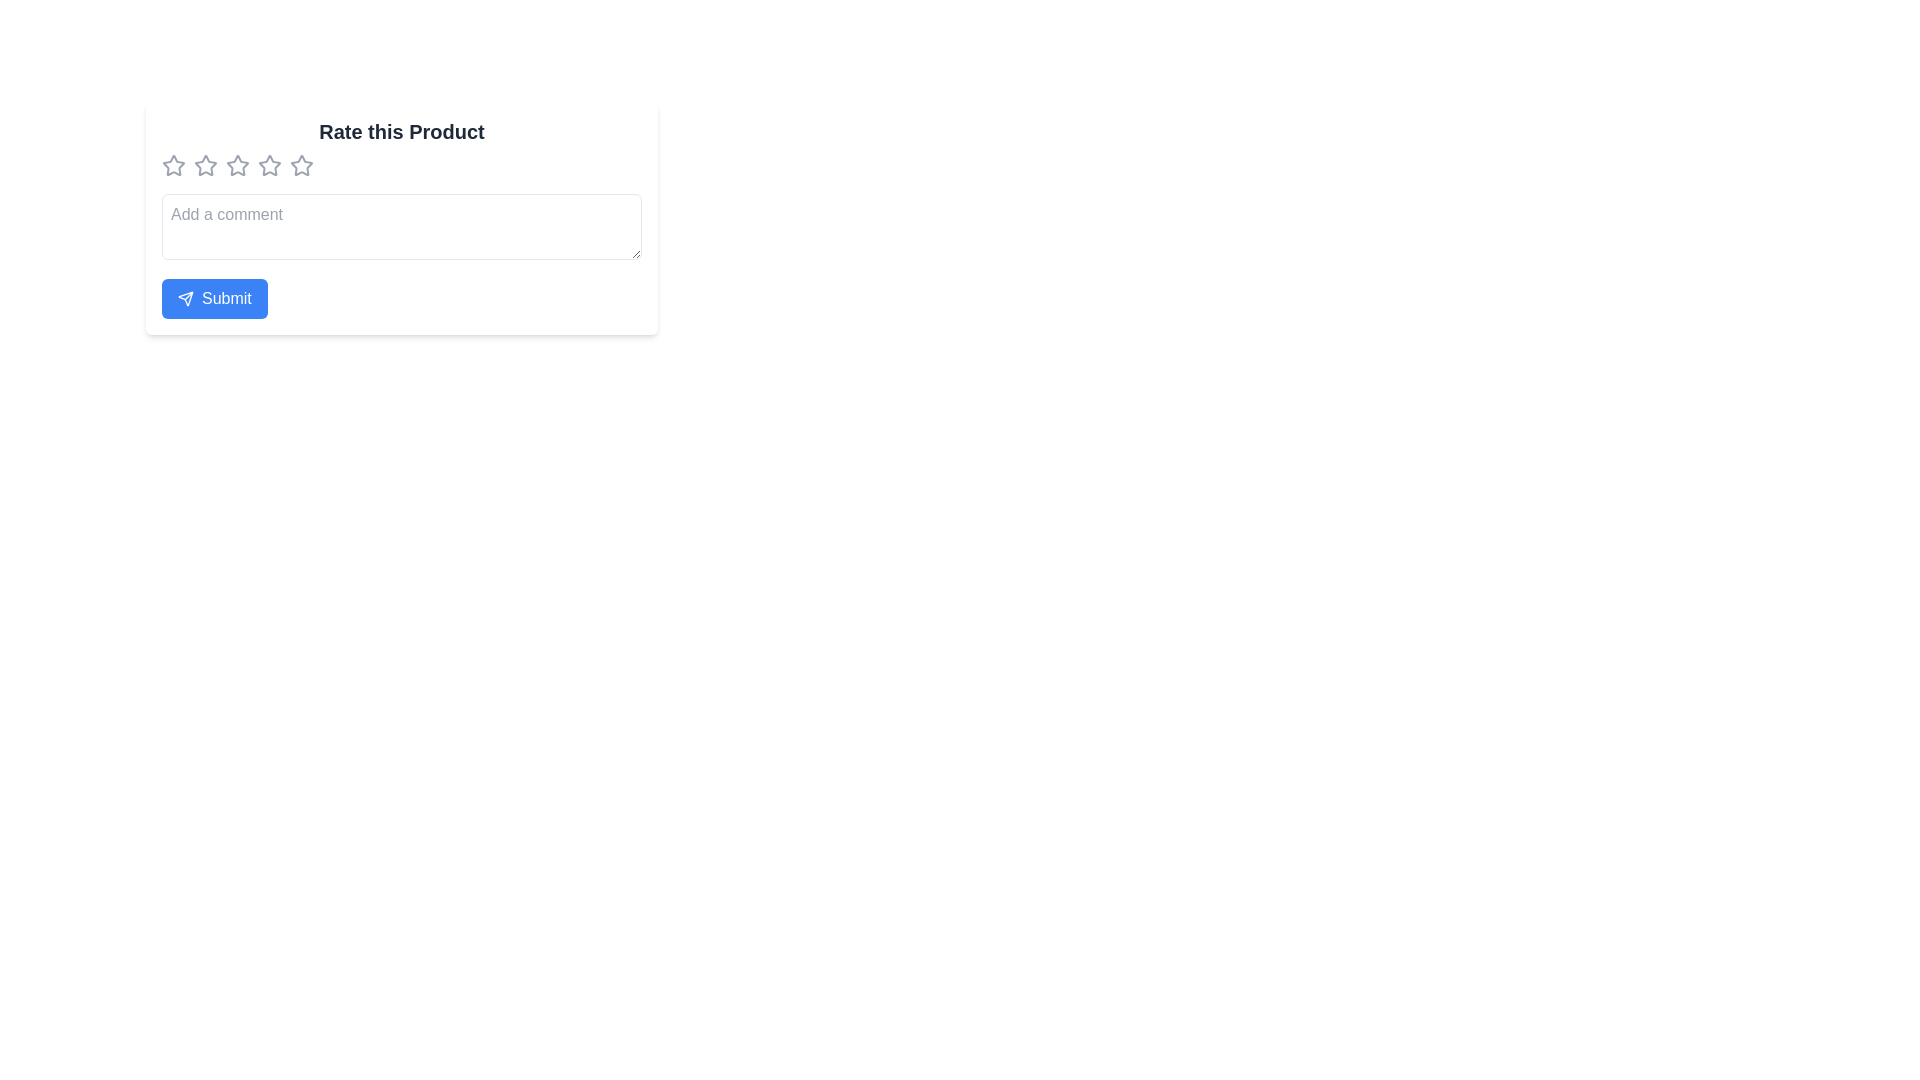  What do you see at coordinates (401, 226) in the screenshot?
I see `keyboard navigation` at bounding box center [401, 226].